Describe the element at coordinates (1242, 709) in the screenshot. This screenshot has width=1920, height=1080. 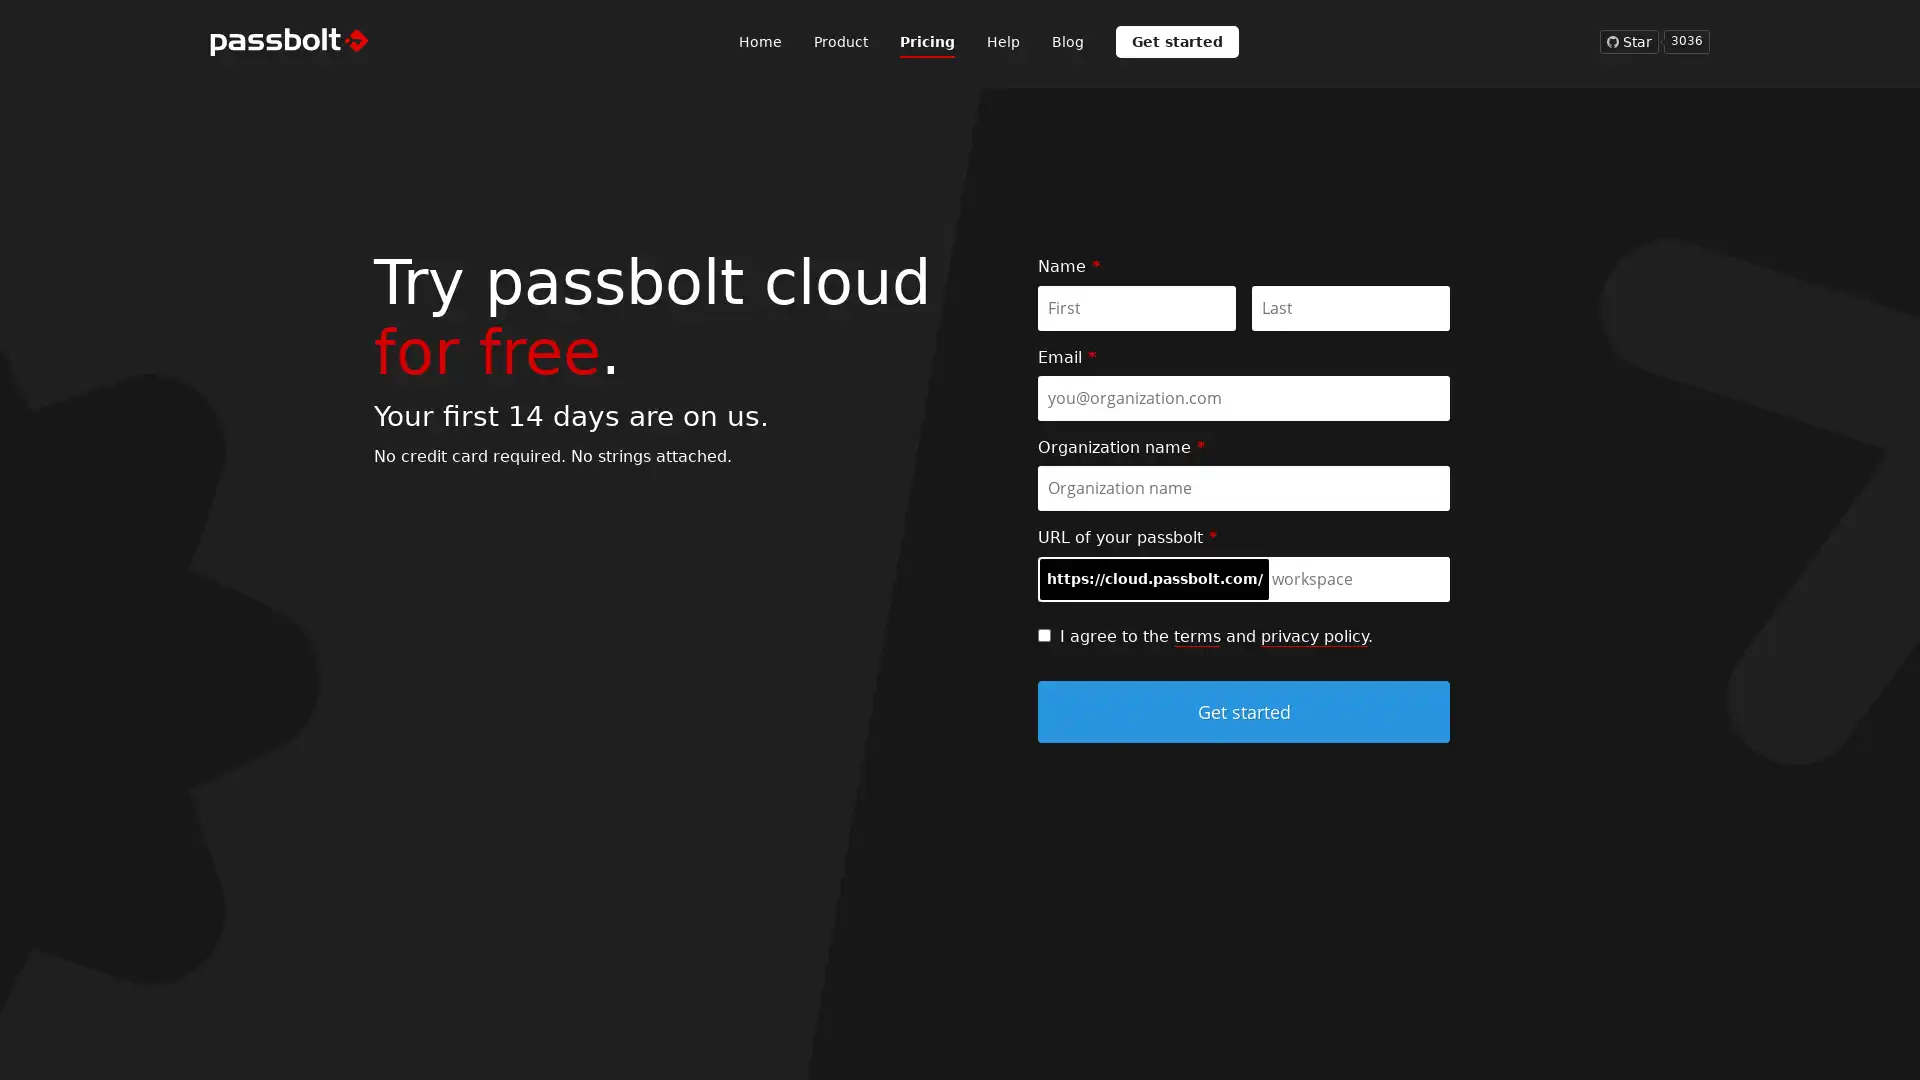
I see `Get started` at that location.